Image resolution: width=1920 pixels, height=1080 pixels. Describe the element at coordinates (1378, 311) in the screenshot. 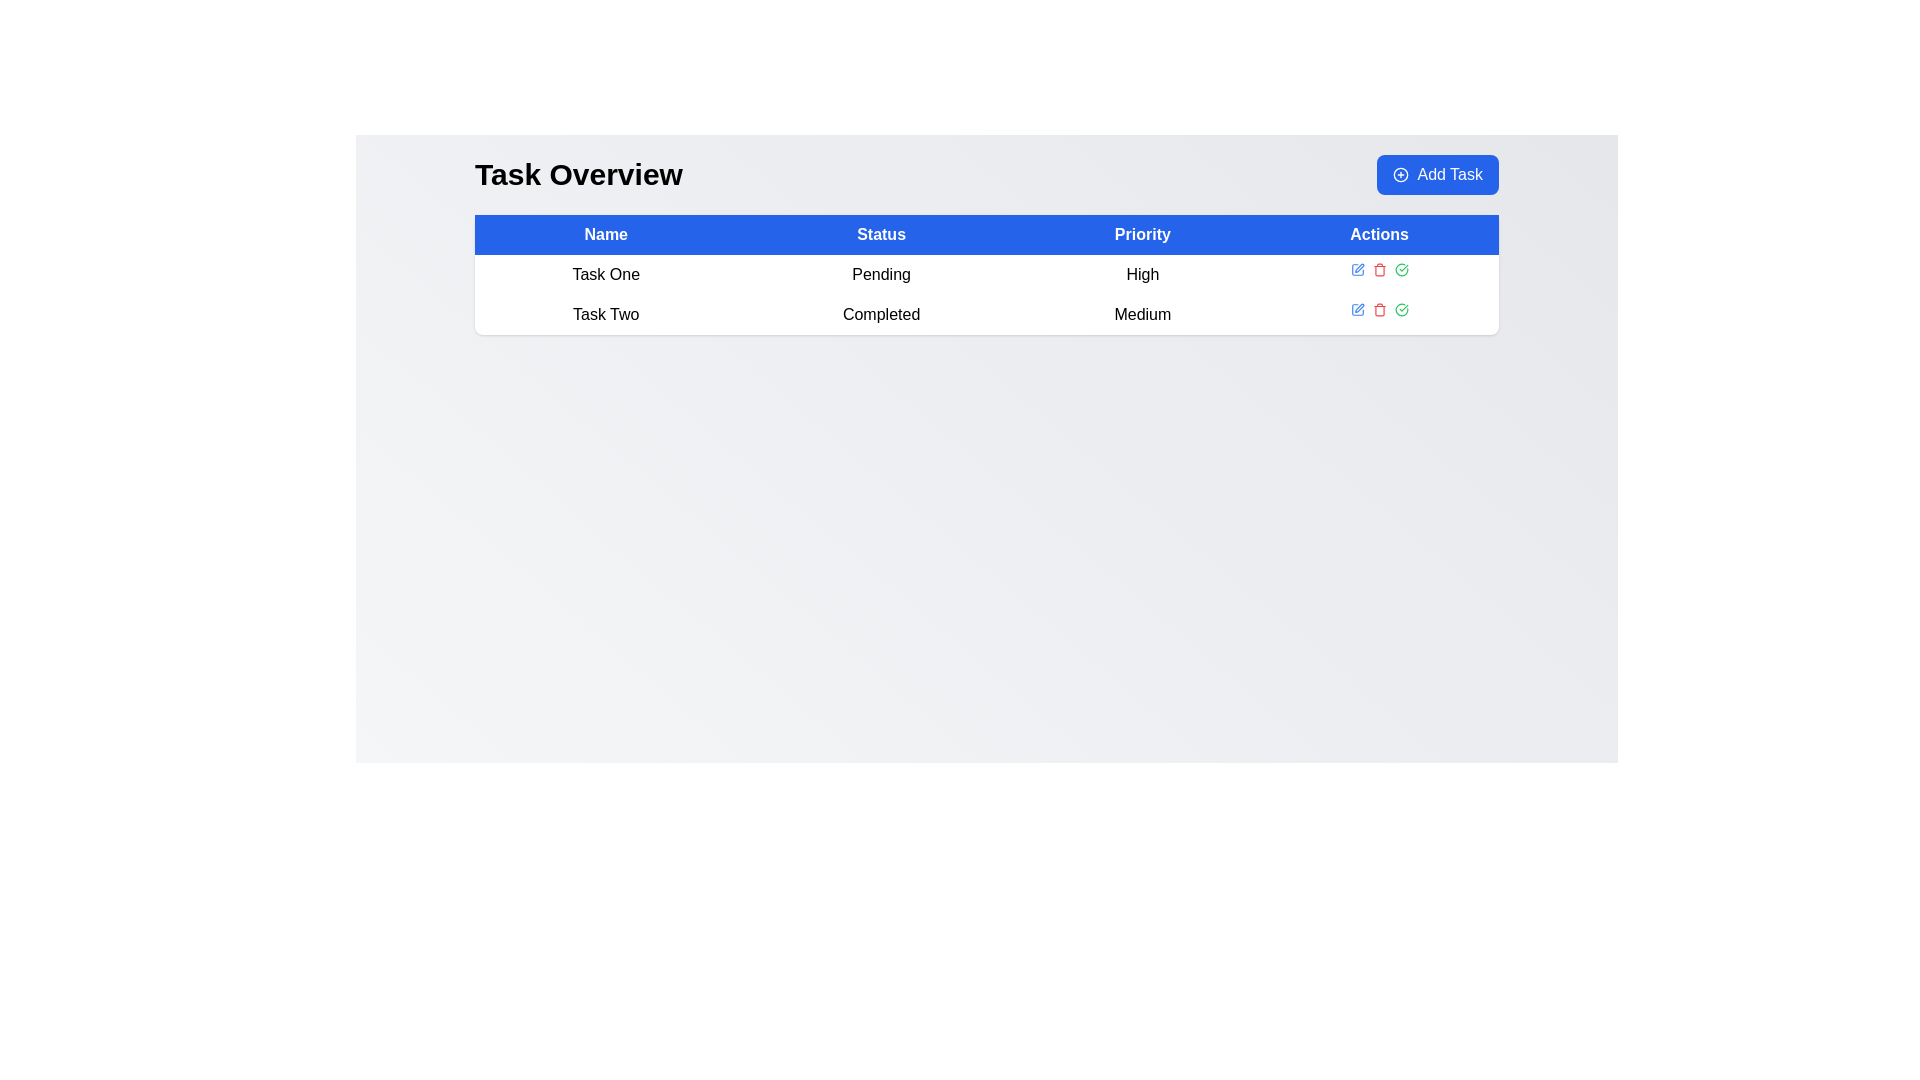

I see `the trash icon located in the 'Actions' column of the second row in the table, which symbolizes the delete action` at that location.